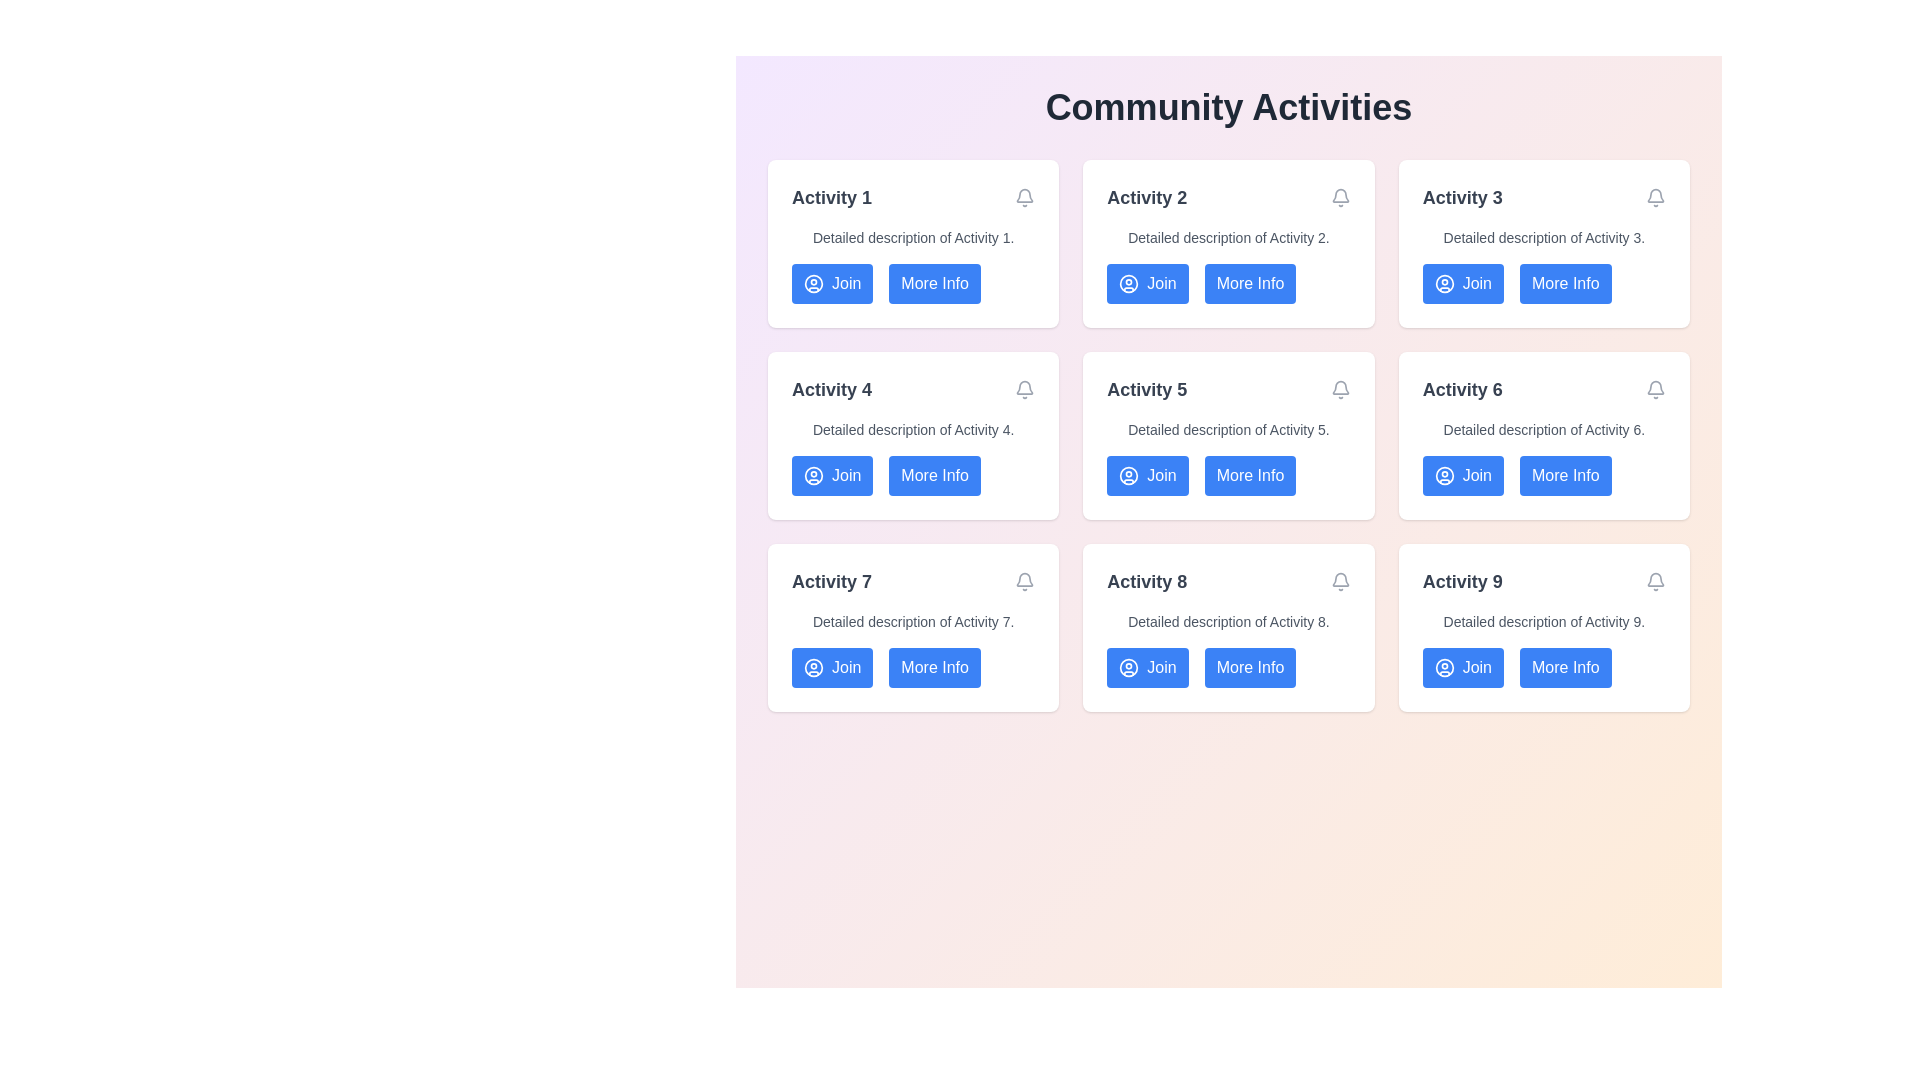  Describe the element at coordinates (1227, 620) in the screenshot. I see `the TextLabel displaying 'Detailed description of Activity 8', which is positioned below the title 'Activity 8' and above the action buttons 'Join' and 'More Info'` at that location.